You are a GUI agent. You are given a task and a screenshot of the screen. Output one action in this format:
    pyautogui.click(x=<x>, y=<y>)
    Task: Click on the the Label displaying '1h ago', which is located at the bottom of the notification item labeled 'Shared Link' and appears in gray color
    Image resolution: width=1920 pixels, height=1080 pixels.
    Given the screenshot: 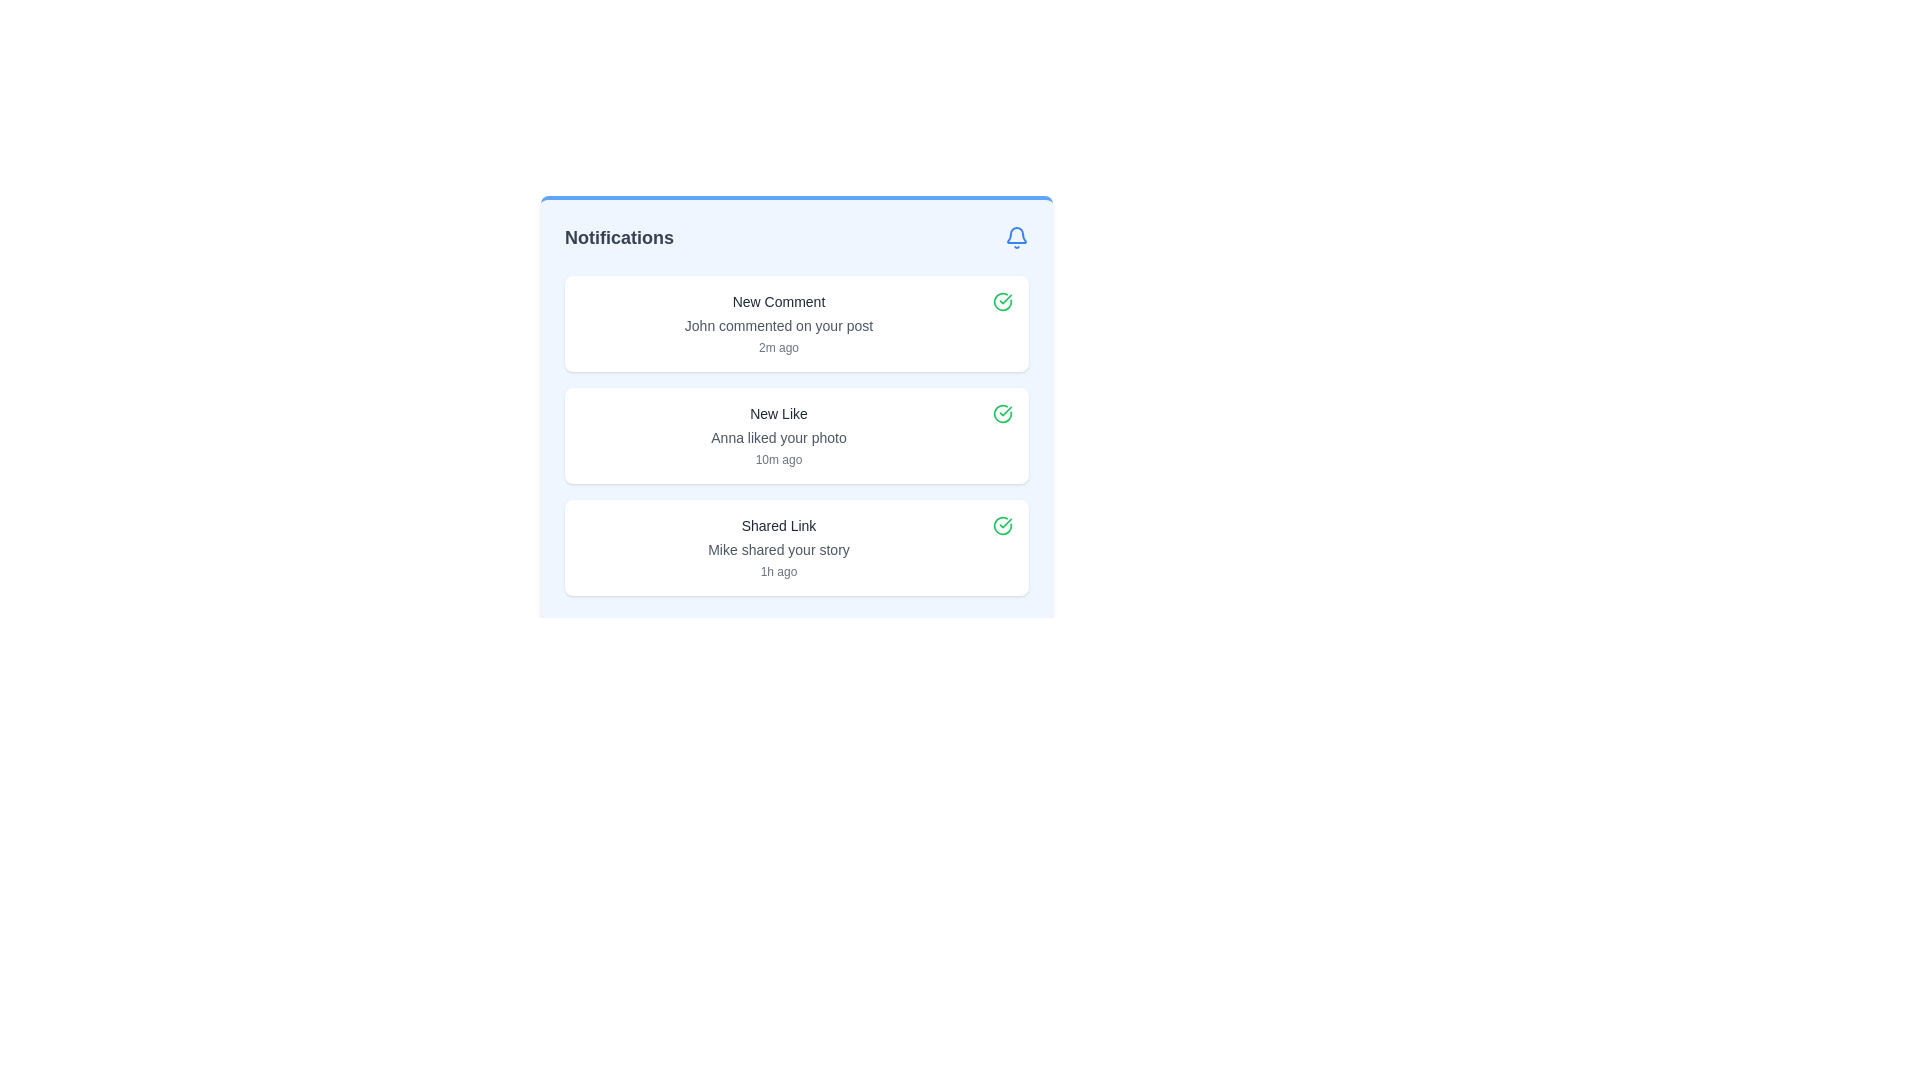 What is the action you would take?
    pyautogui.click(x=777, y=571)
    